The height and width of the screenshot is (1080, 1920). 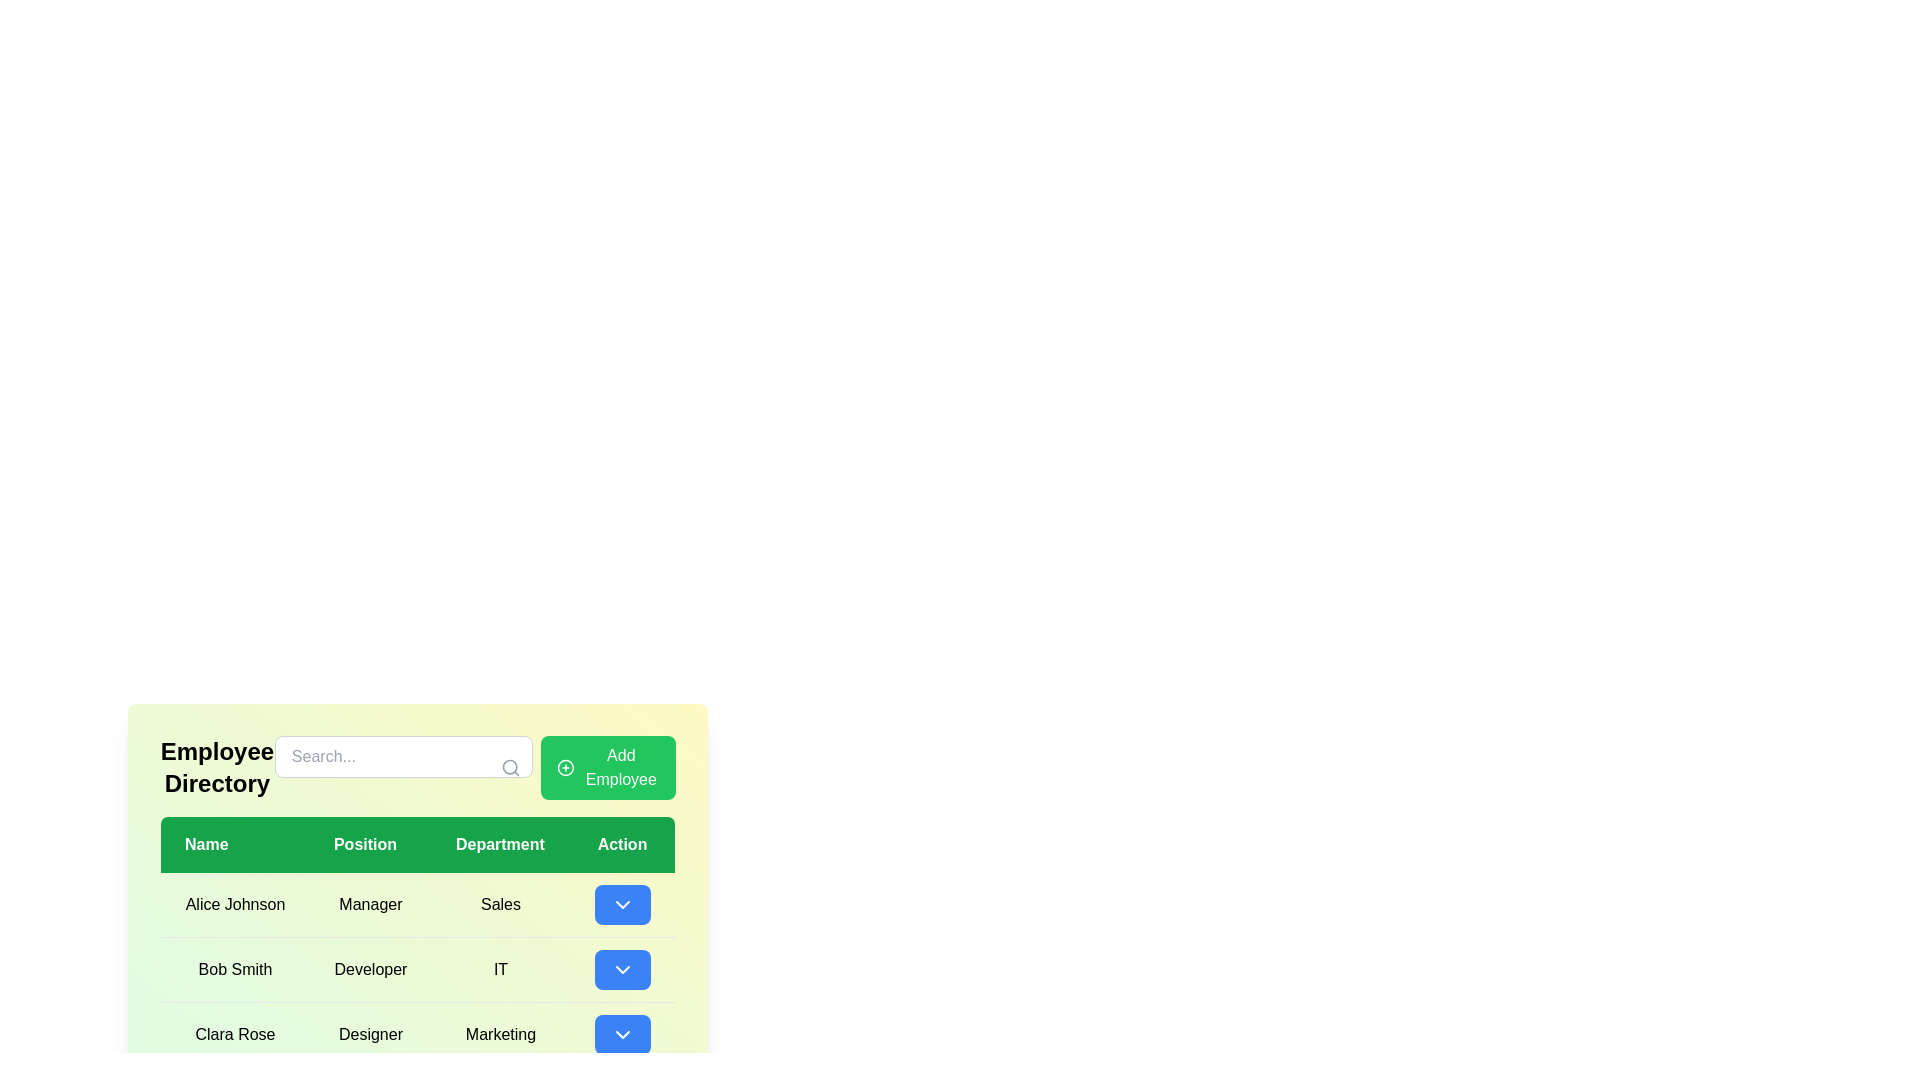 I want to click on the 'Department' Table Header Cell, which is the third cell in the header row of the table, positioned between 'Position' and 'Action', so click(x=500, y=844).